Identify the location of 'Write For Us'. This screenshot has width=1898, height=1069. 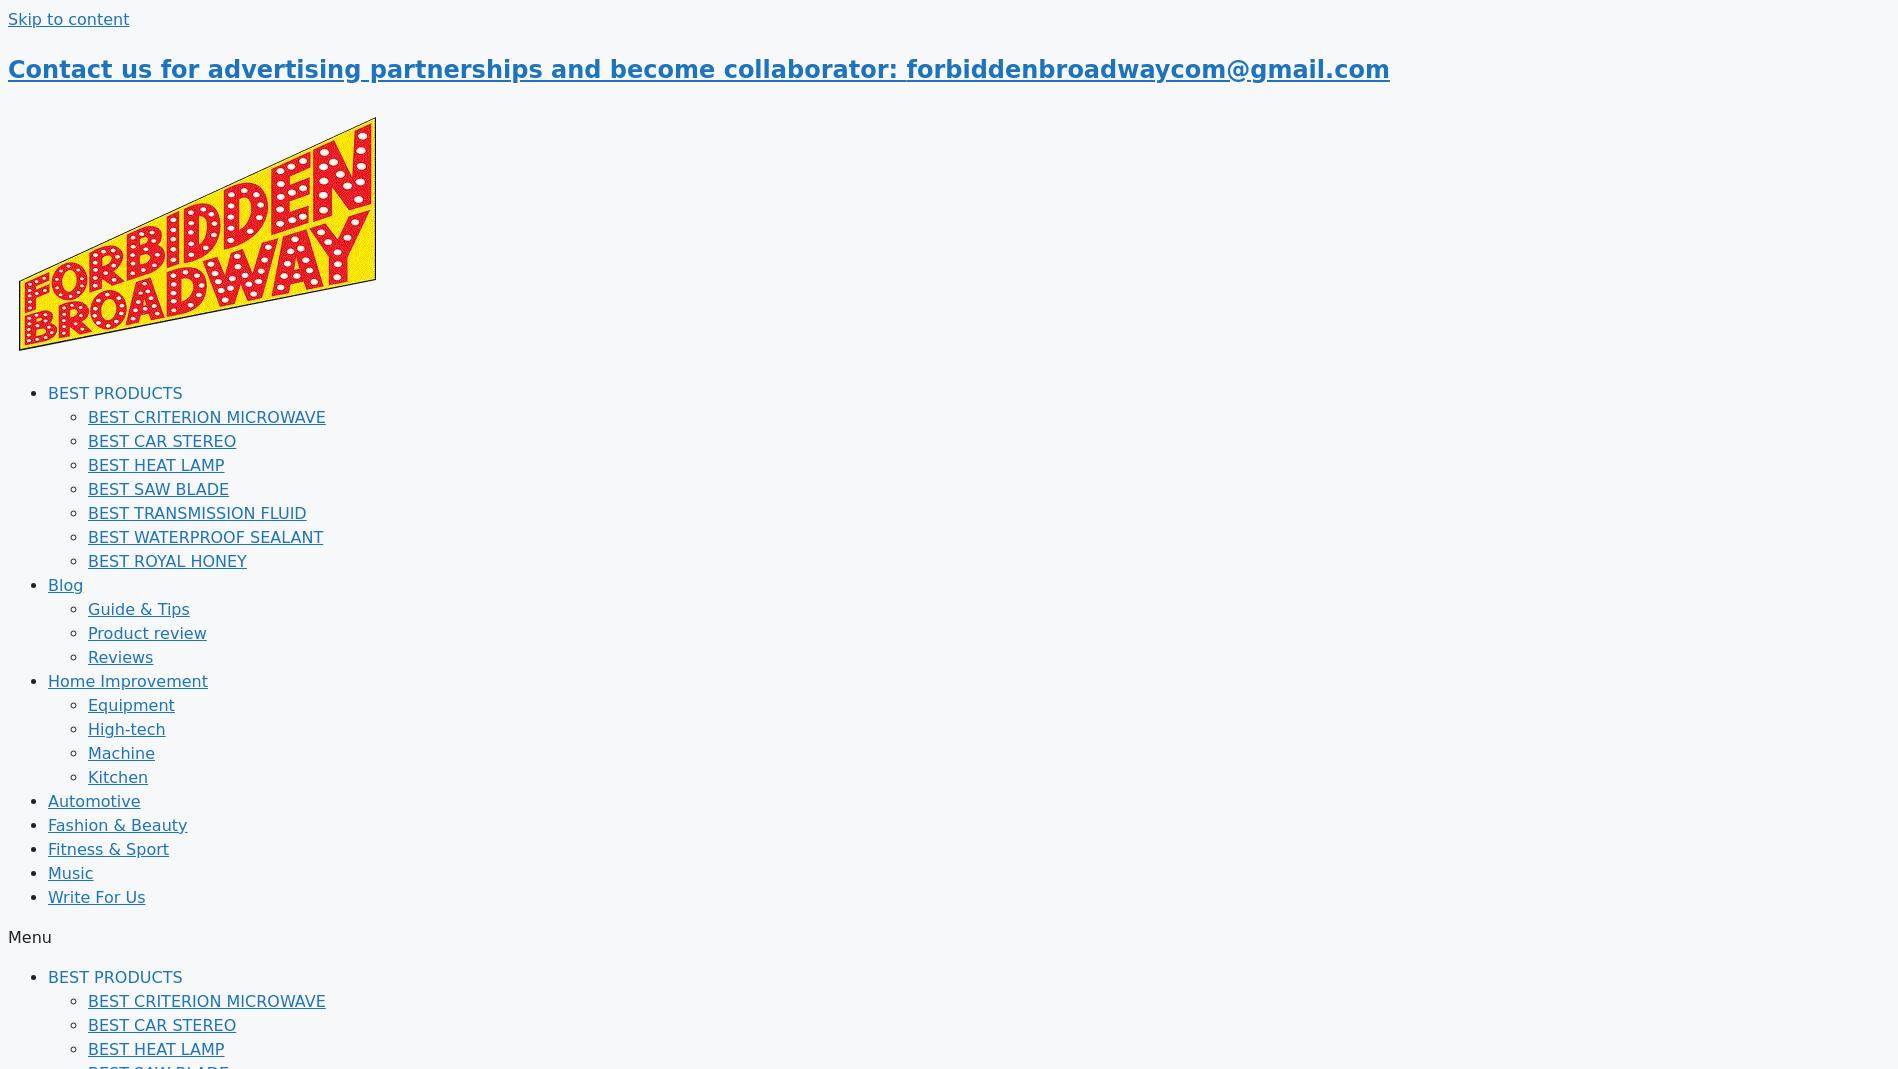
(48, 895).